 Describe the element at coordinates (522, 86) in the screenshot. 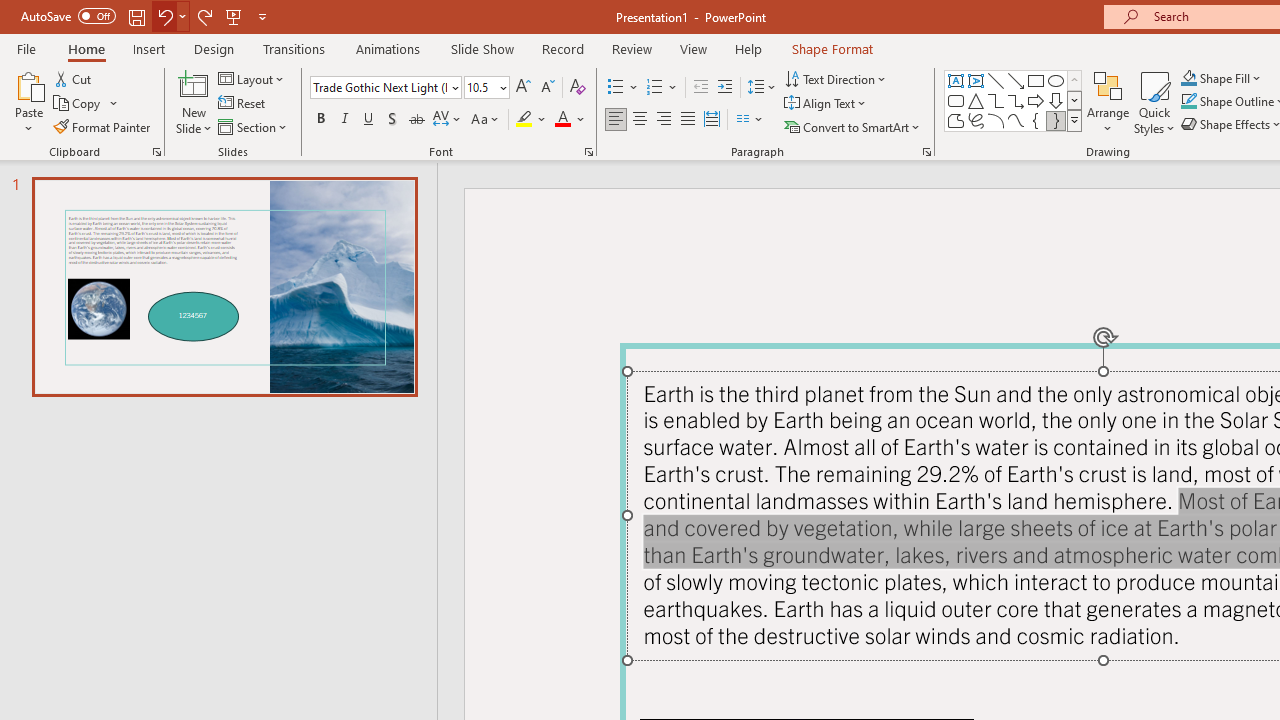

I see `'Increase Font Size'` at that location.